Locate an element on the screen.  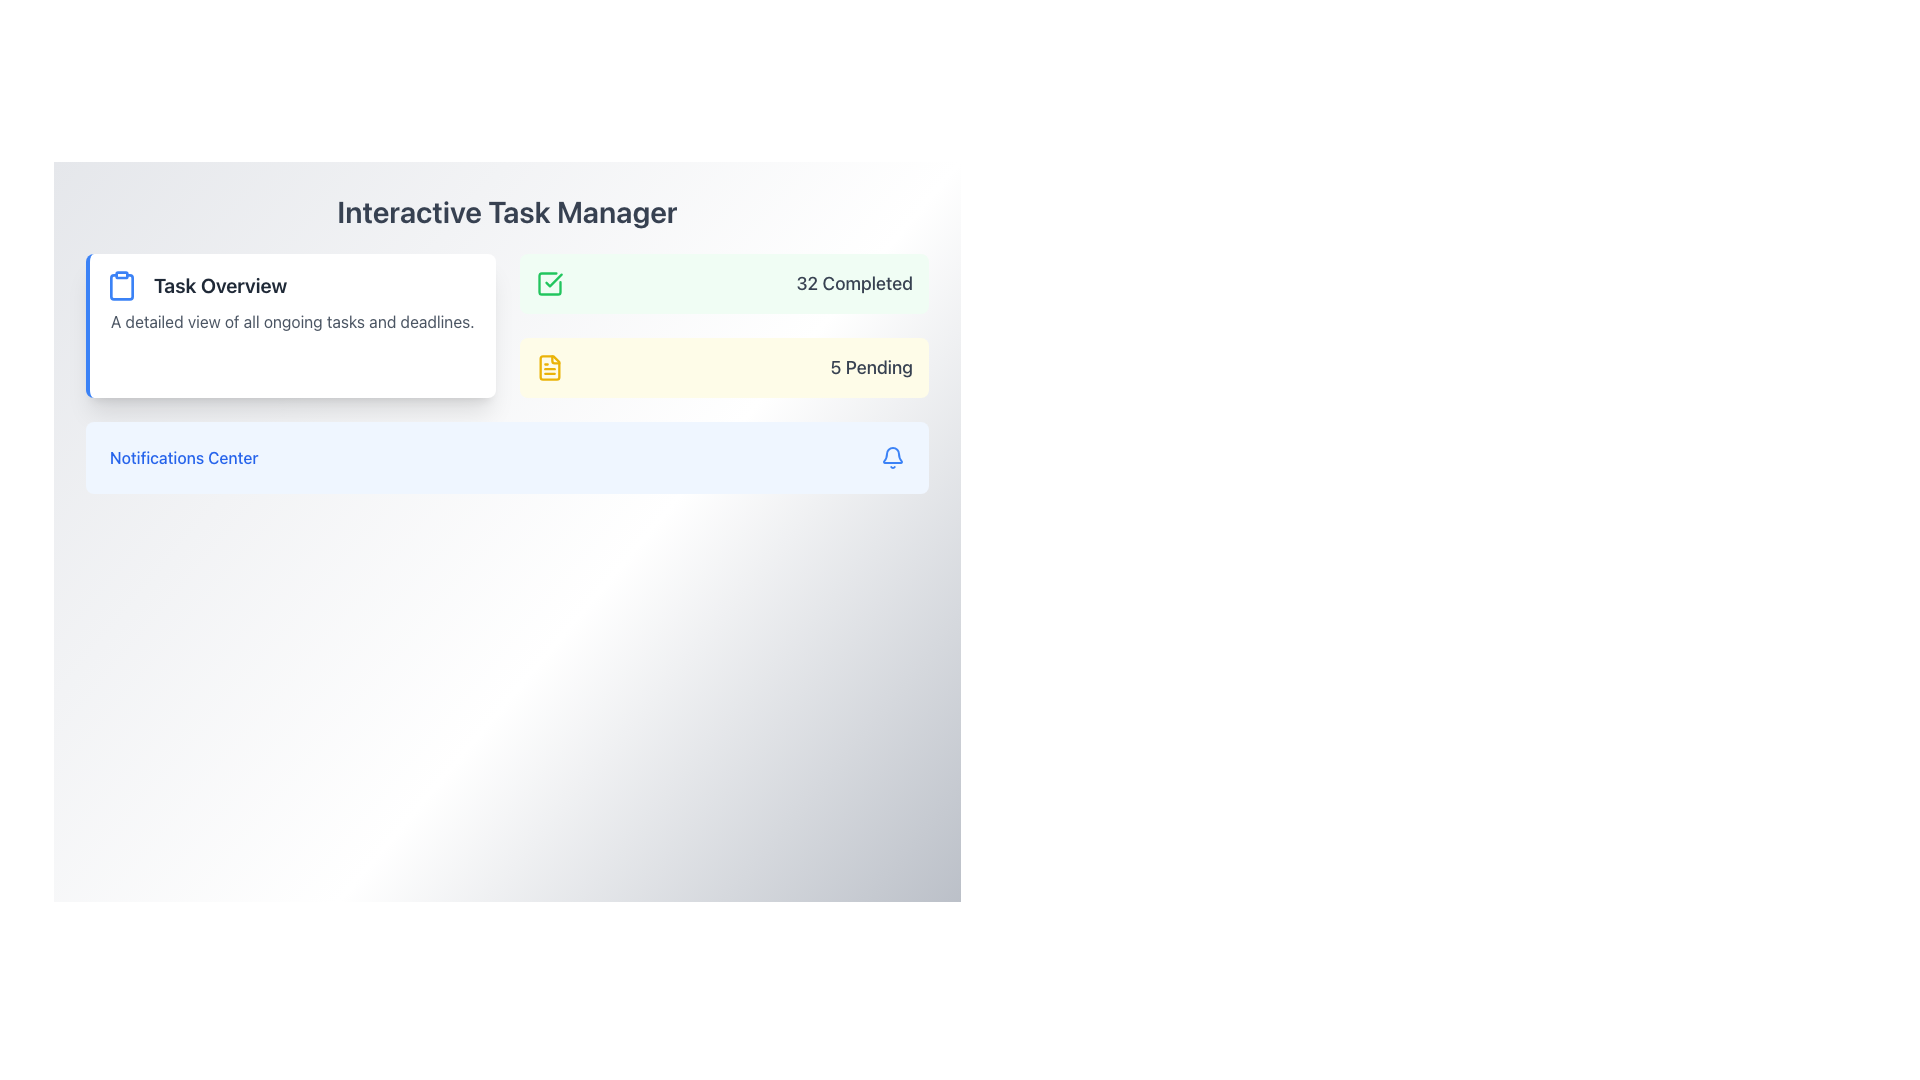
text displayed in the title or heading area of the application, which is positioned at the top-center of the interface is located at coordinates (507, 212).